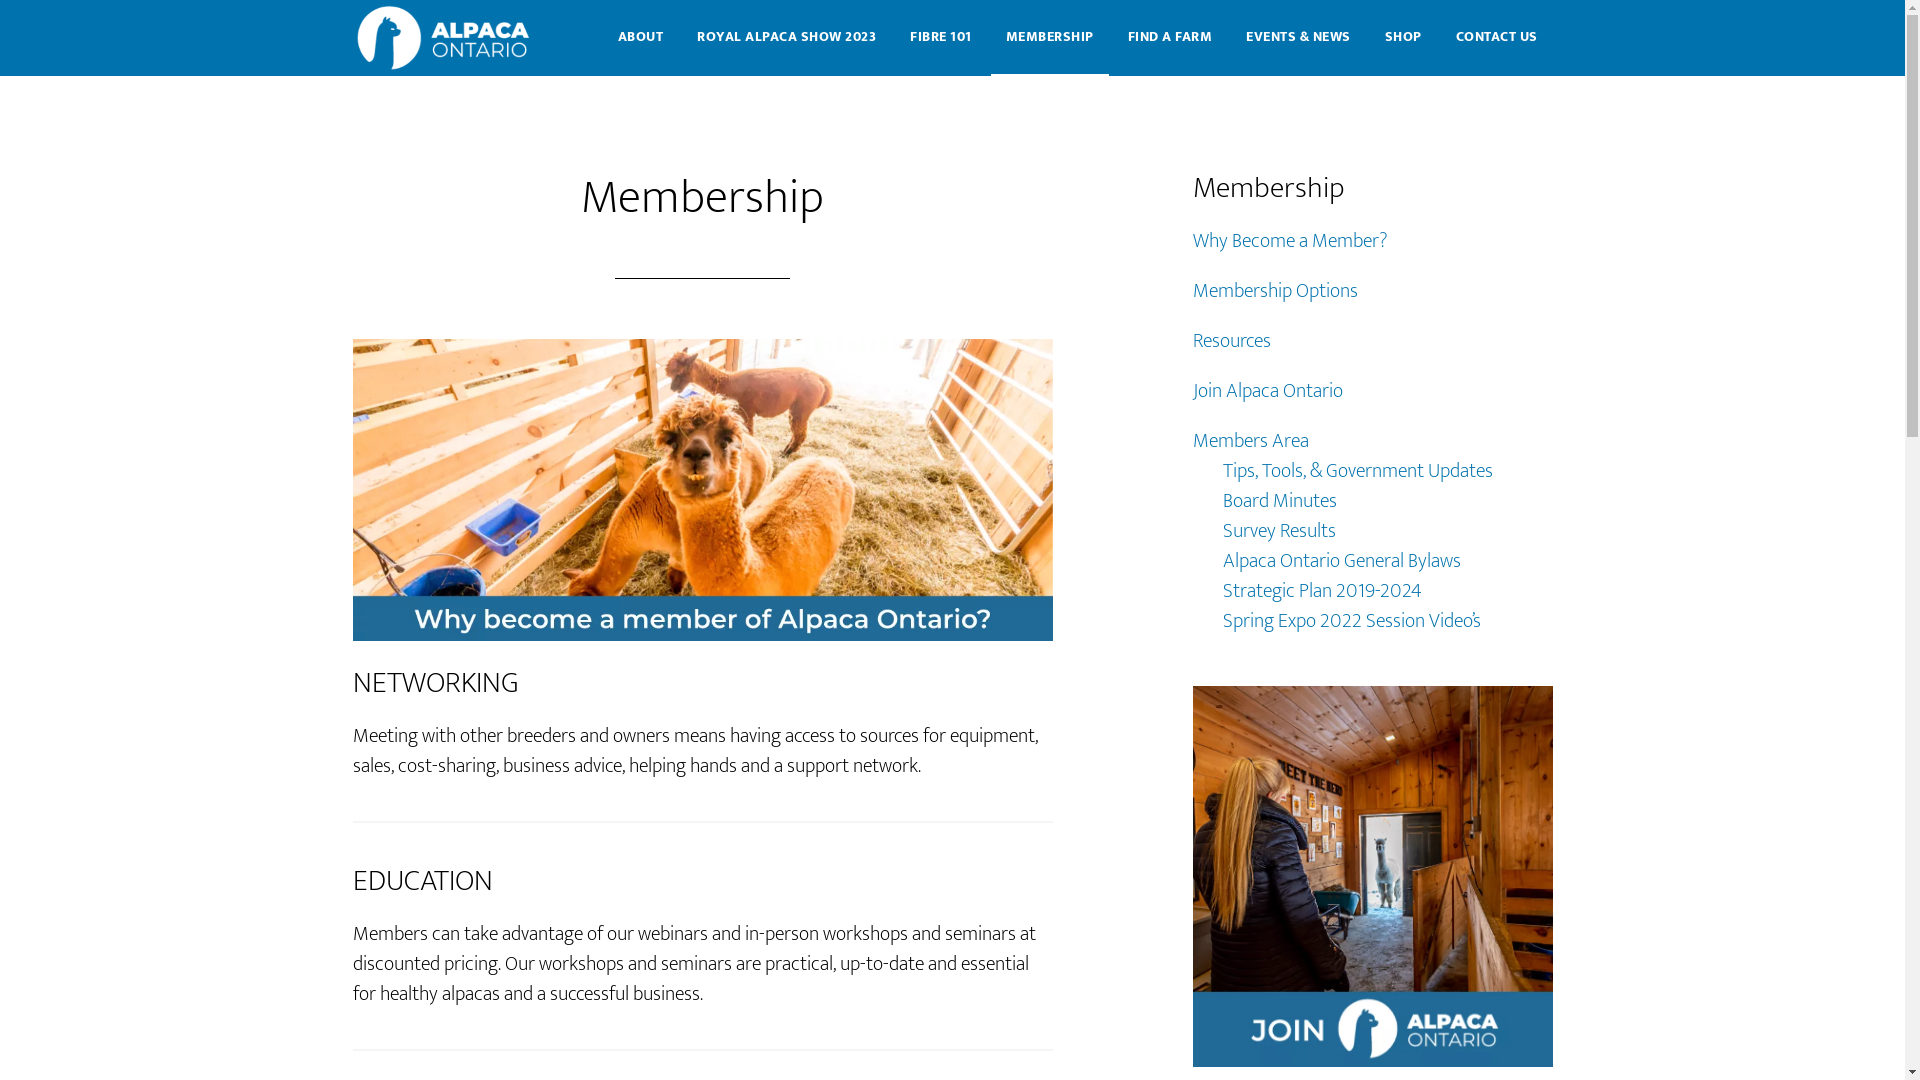 The image size is (1920, 1080). I want to click on 'Skip to main content', so click(0, 0).